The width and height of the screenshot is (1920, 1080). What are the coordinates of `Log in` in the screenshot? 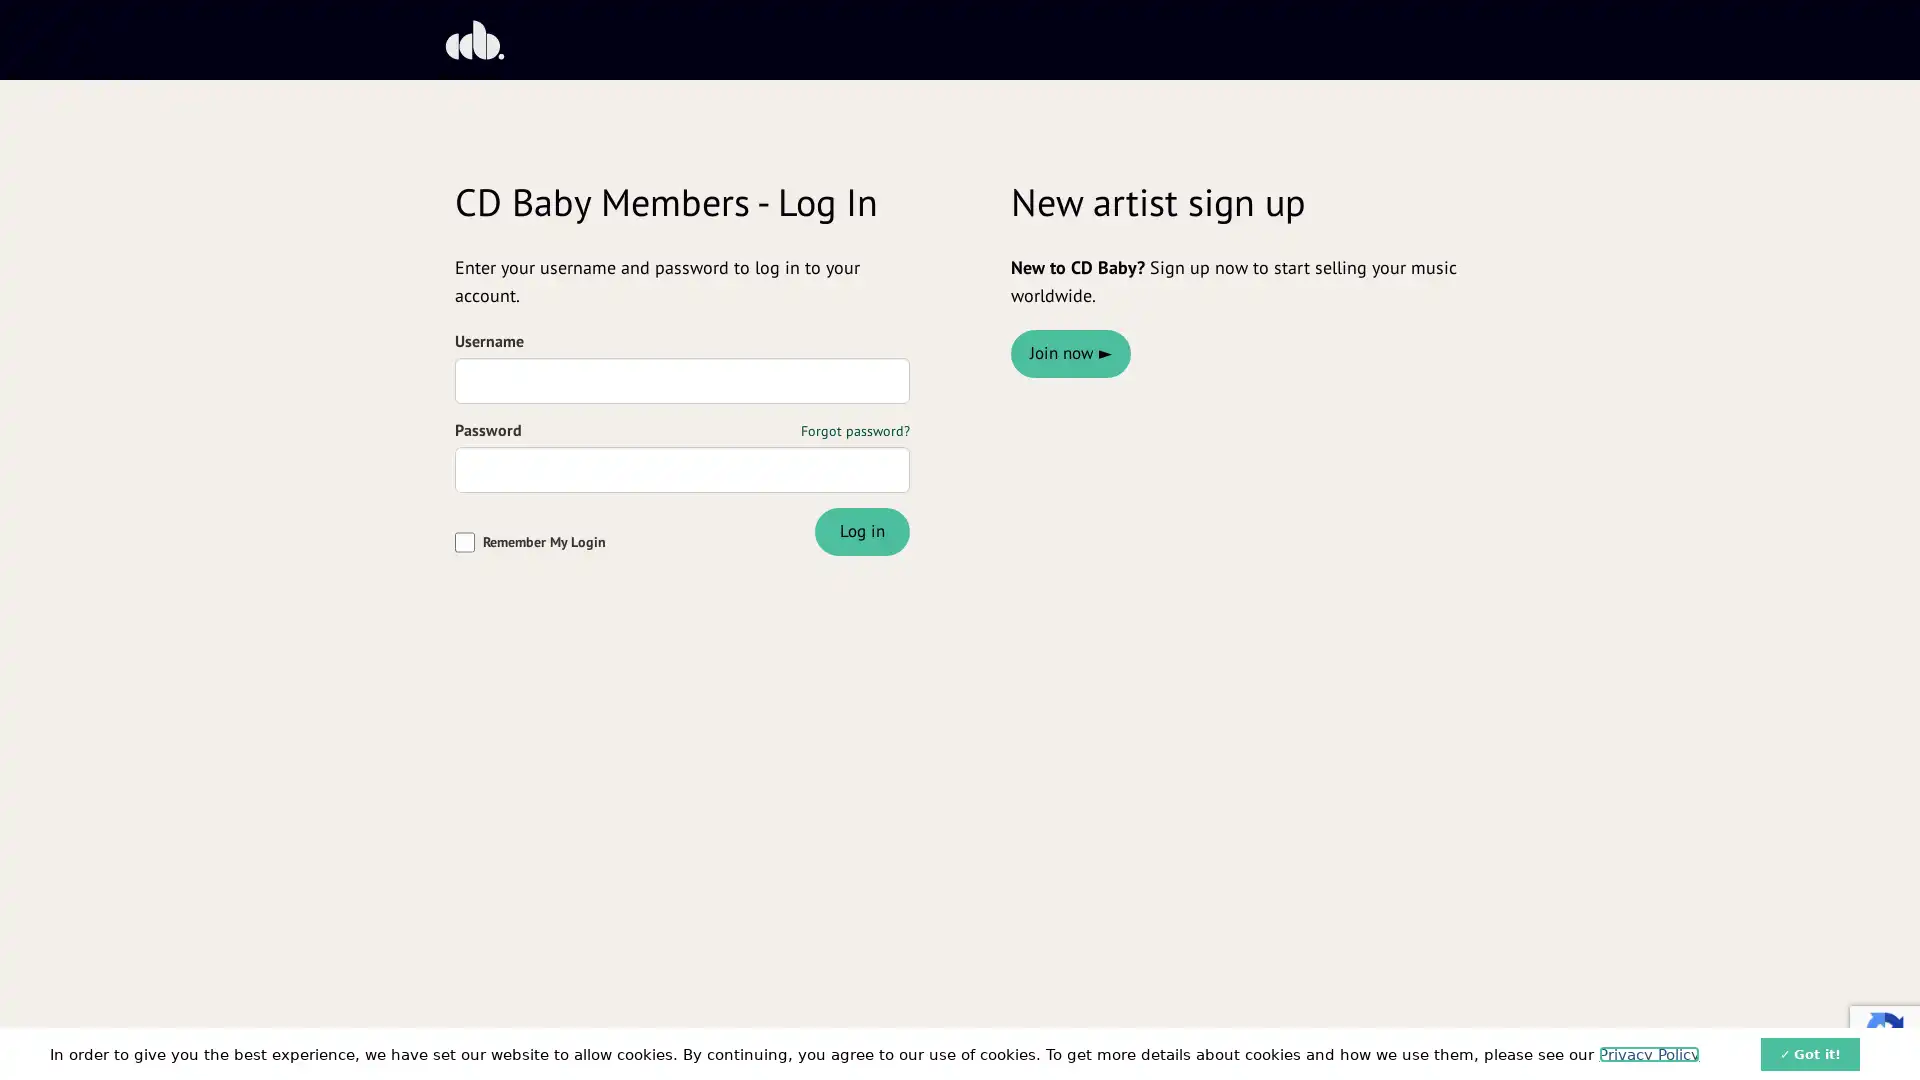 It's located at (861, 530).